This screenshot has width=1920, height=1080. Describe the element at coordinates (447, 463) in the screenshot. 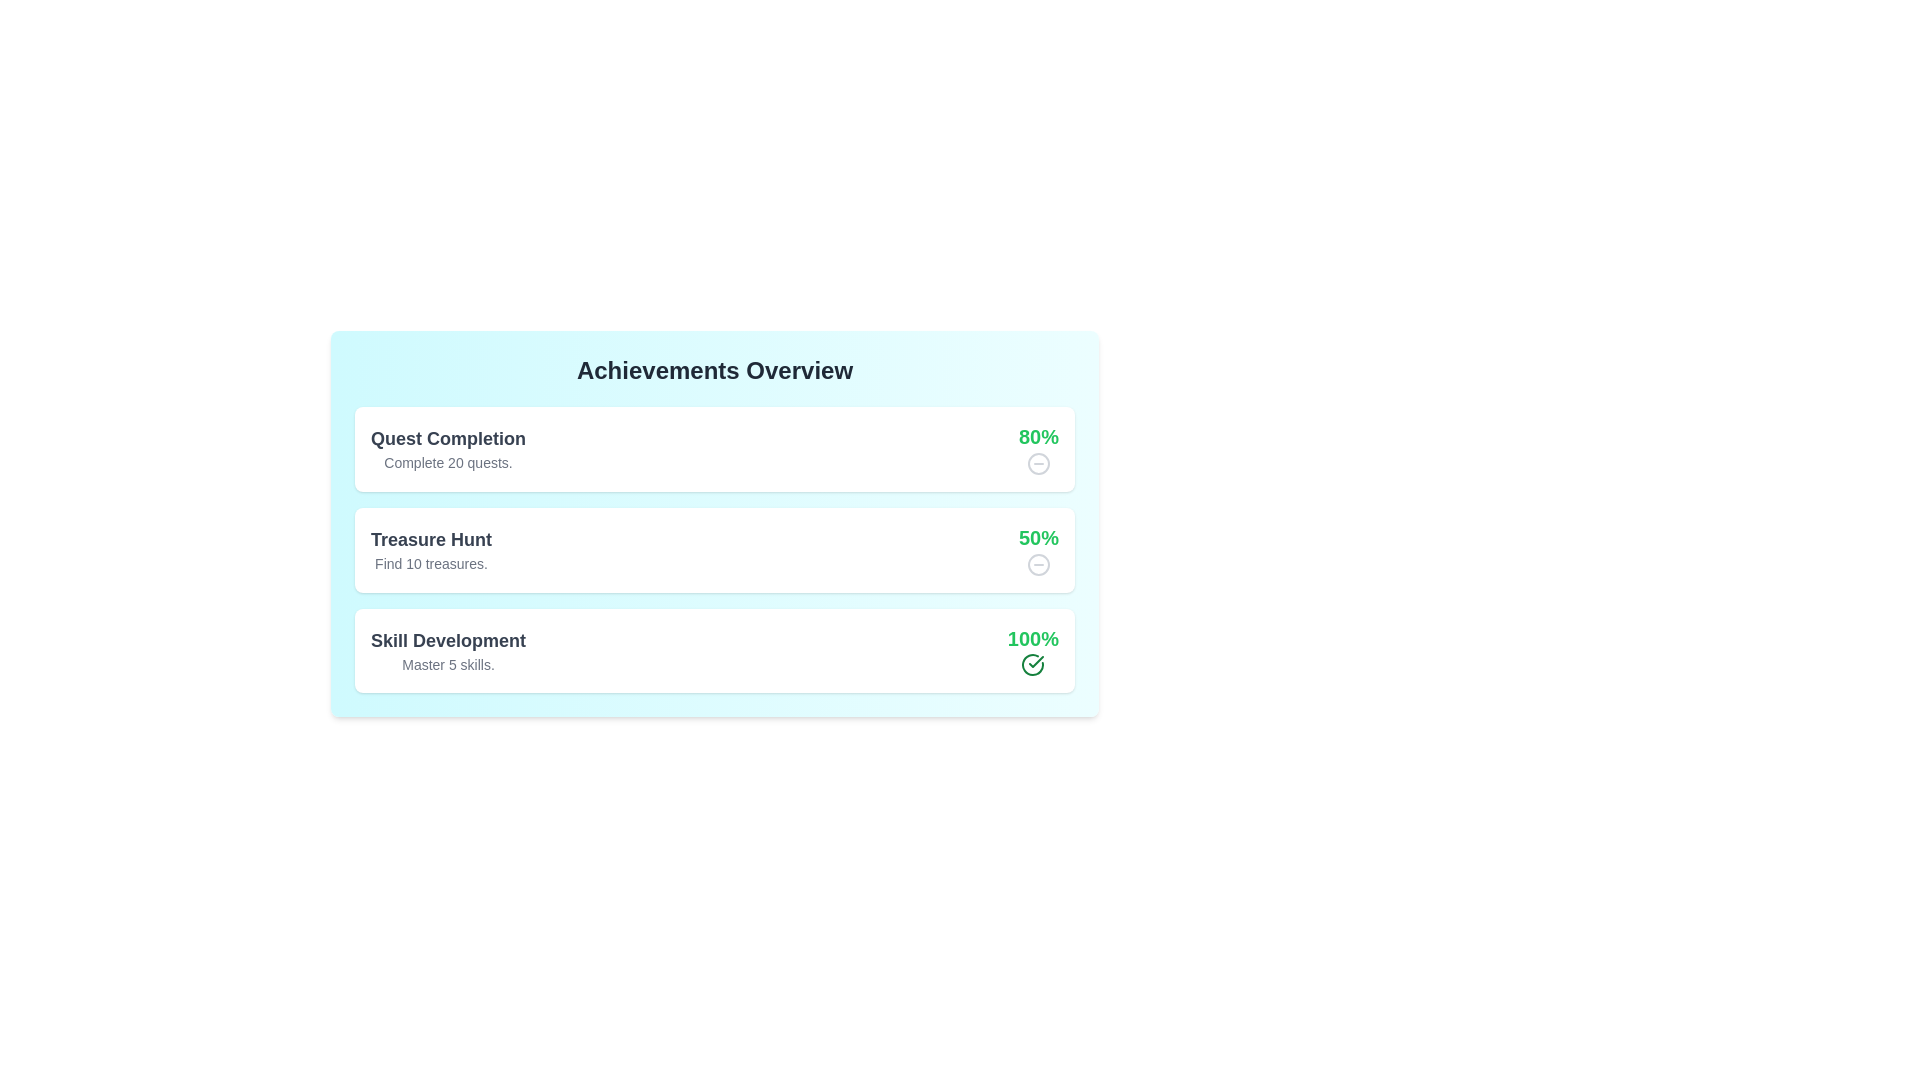

I see `the 'Quest Completion' text label that provides the requirement 'Complete 20 quests.' It is located below the title of the section and adjacent to other sections in a vertically stacked list` at that location.